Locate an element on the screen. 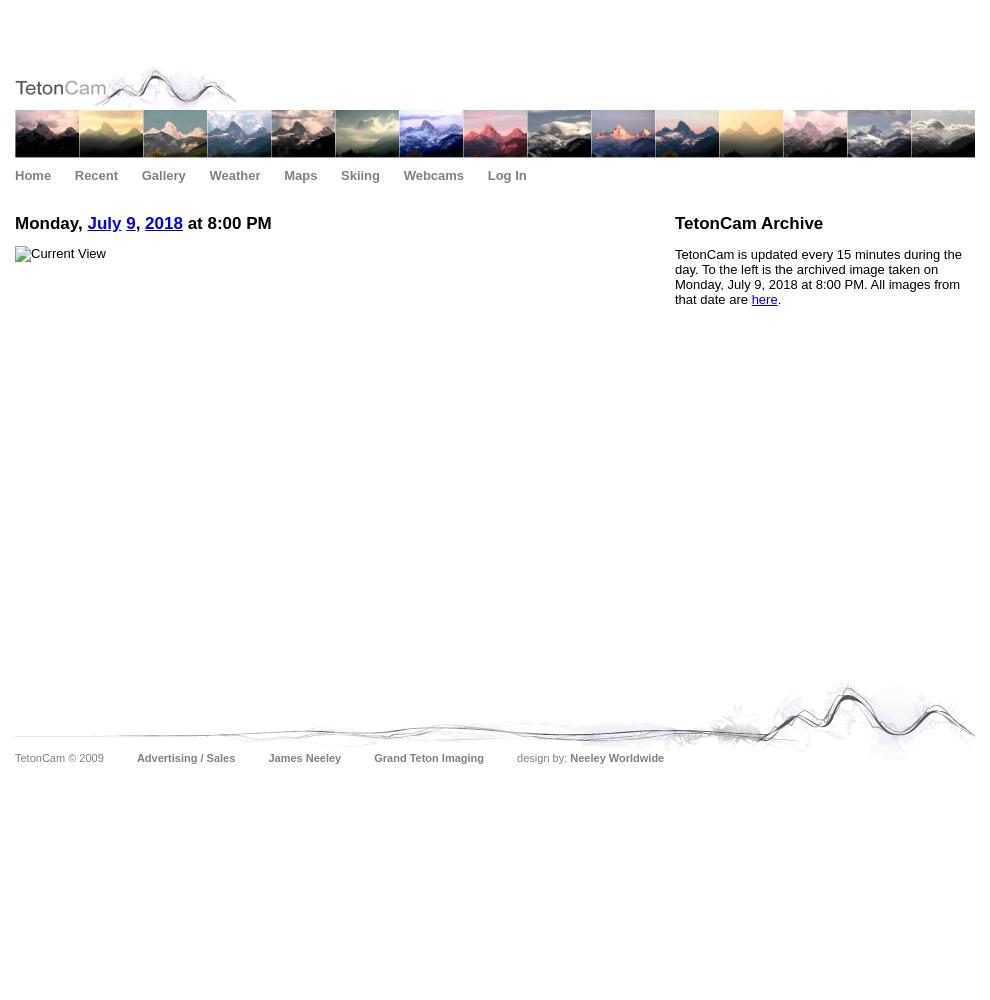 The width and height of the screenshot is (990, 1000). 'here' is located at coordinates (763, 299).